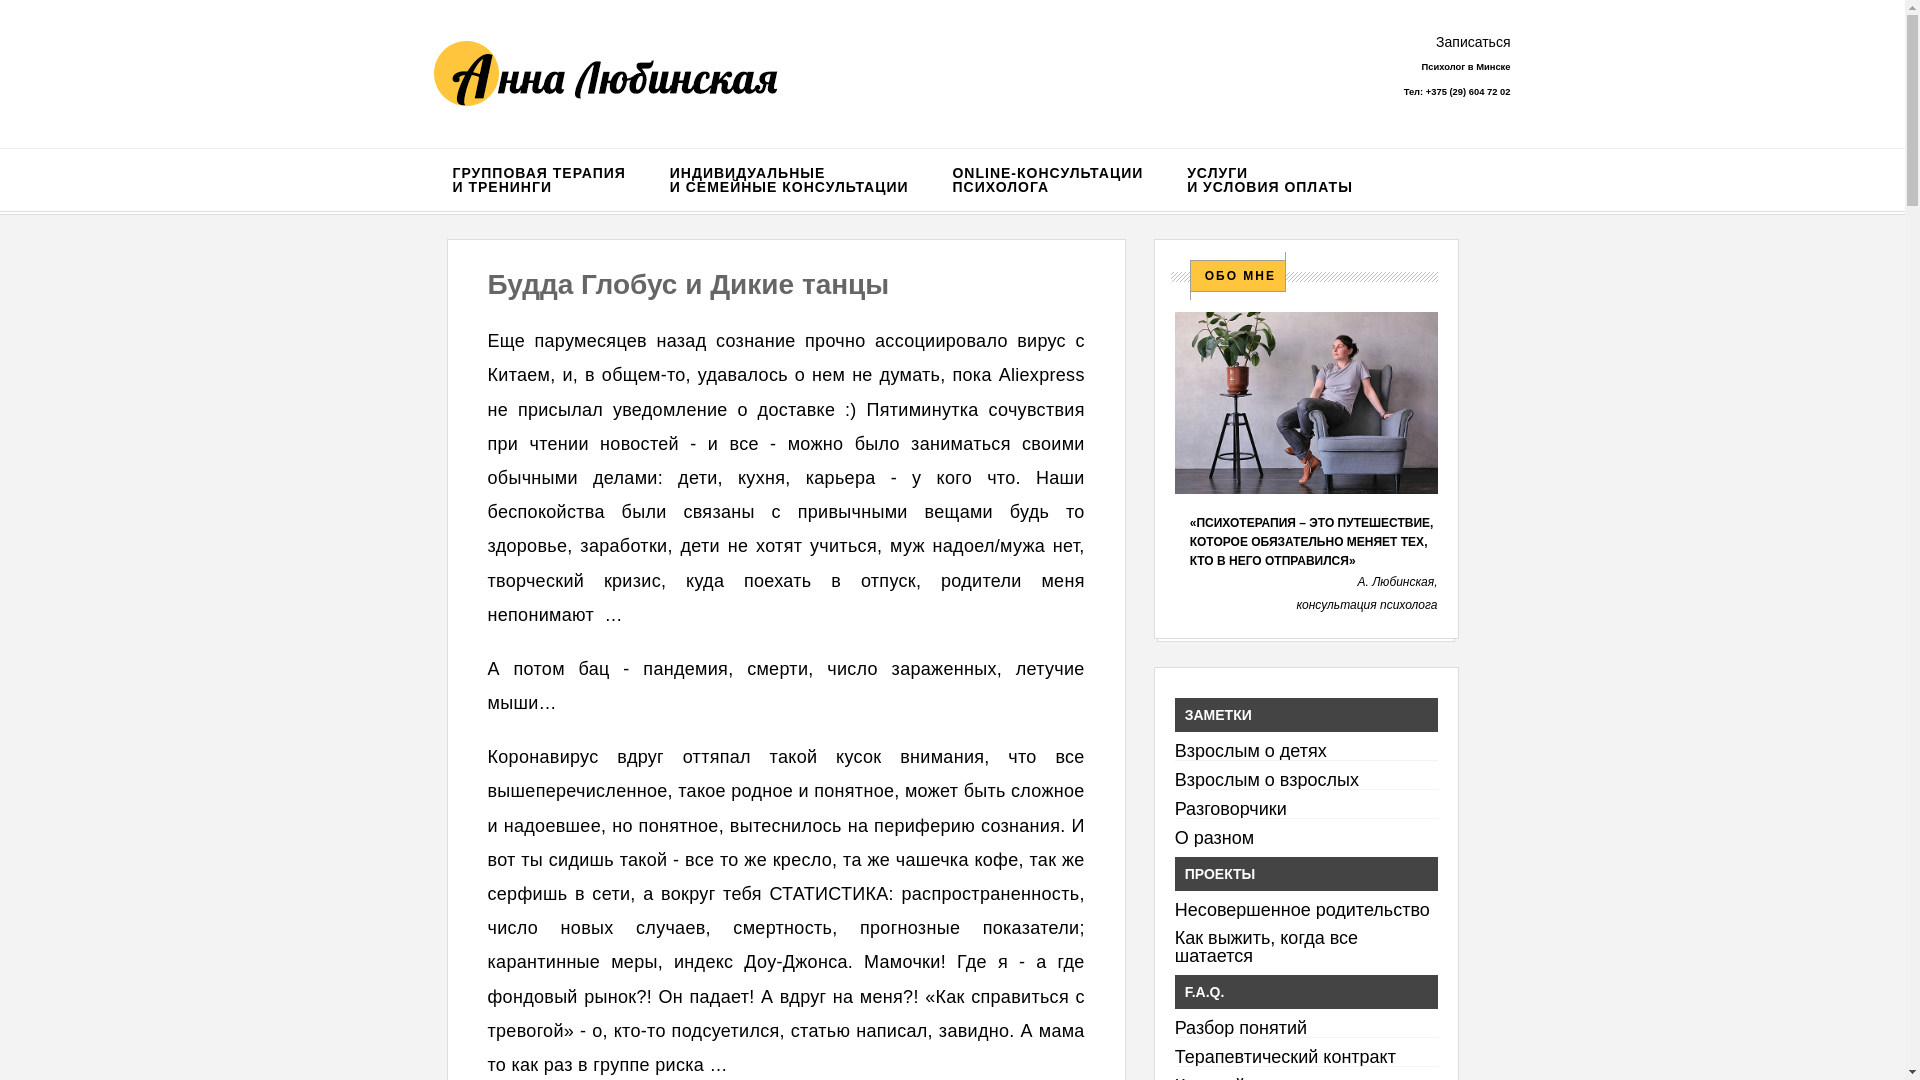  What do you see at coordinates (1306, 991) in the screenshot?
I see `'F.A.Q.'` at bounding box center [1306, 991].